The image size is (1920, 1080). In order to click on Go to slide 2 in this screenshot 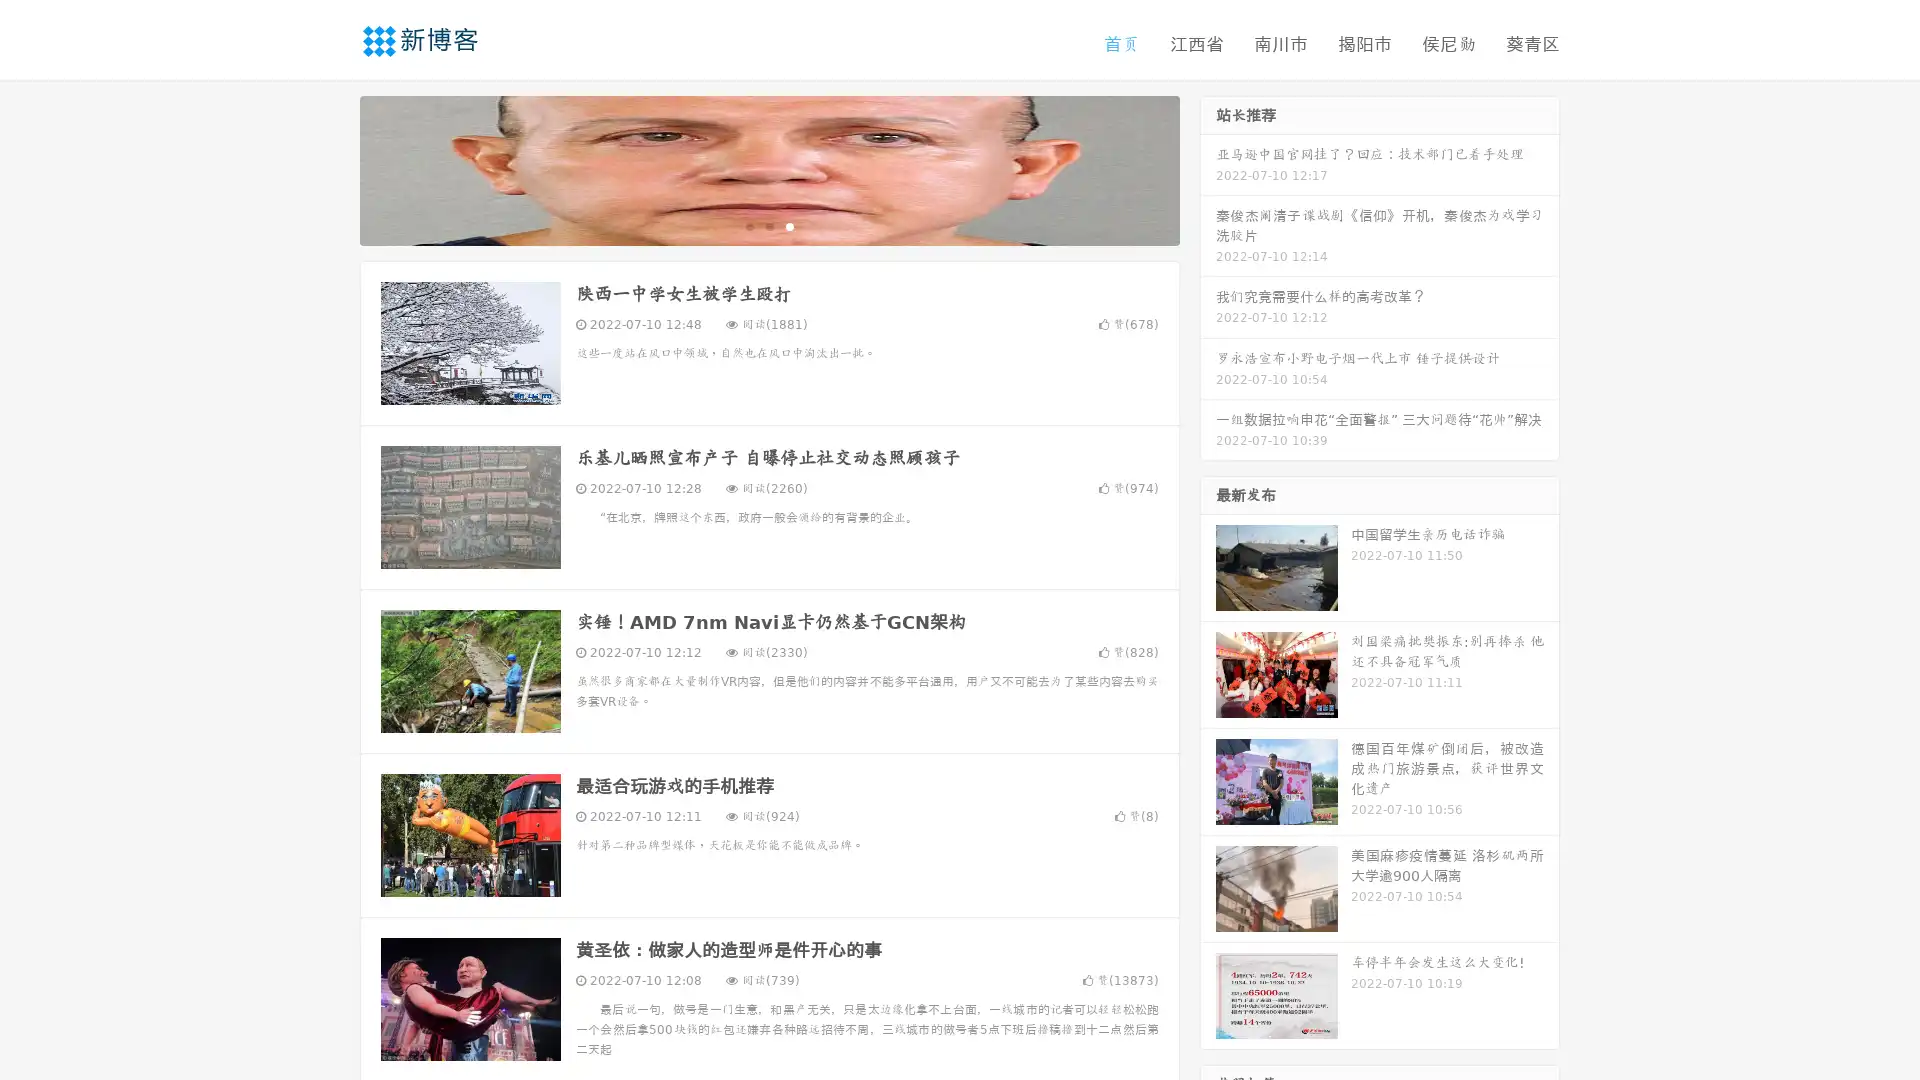, I will do `click(768, 225)`.